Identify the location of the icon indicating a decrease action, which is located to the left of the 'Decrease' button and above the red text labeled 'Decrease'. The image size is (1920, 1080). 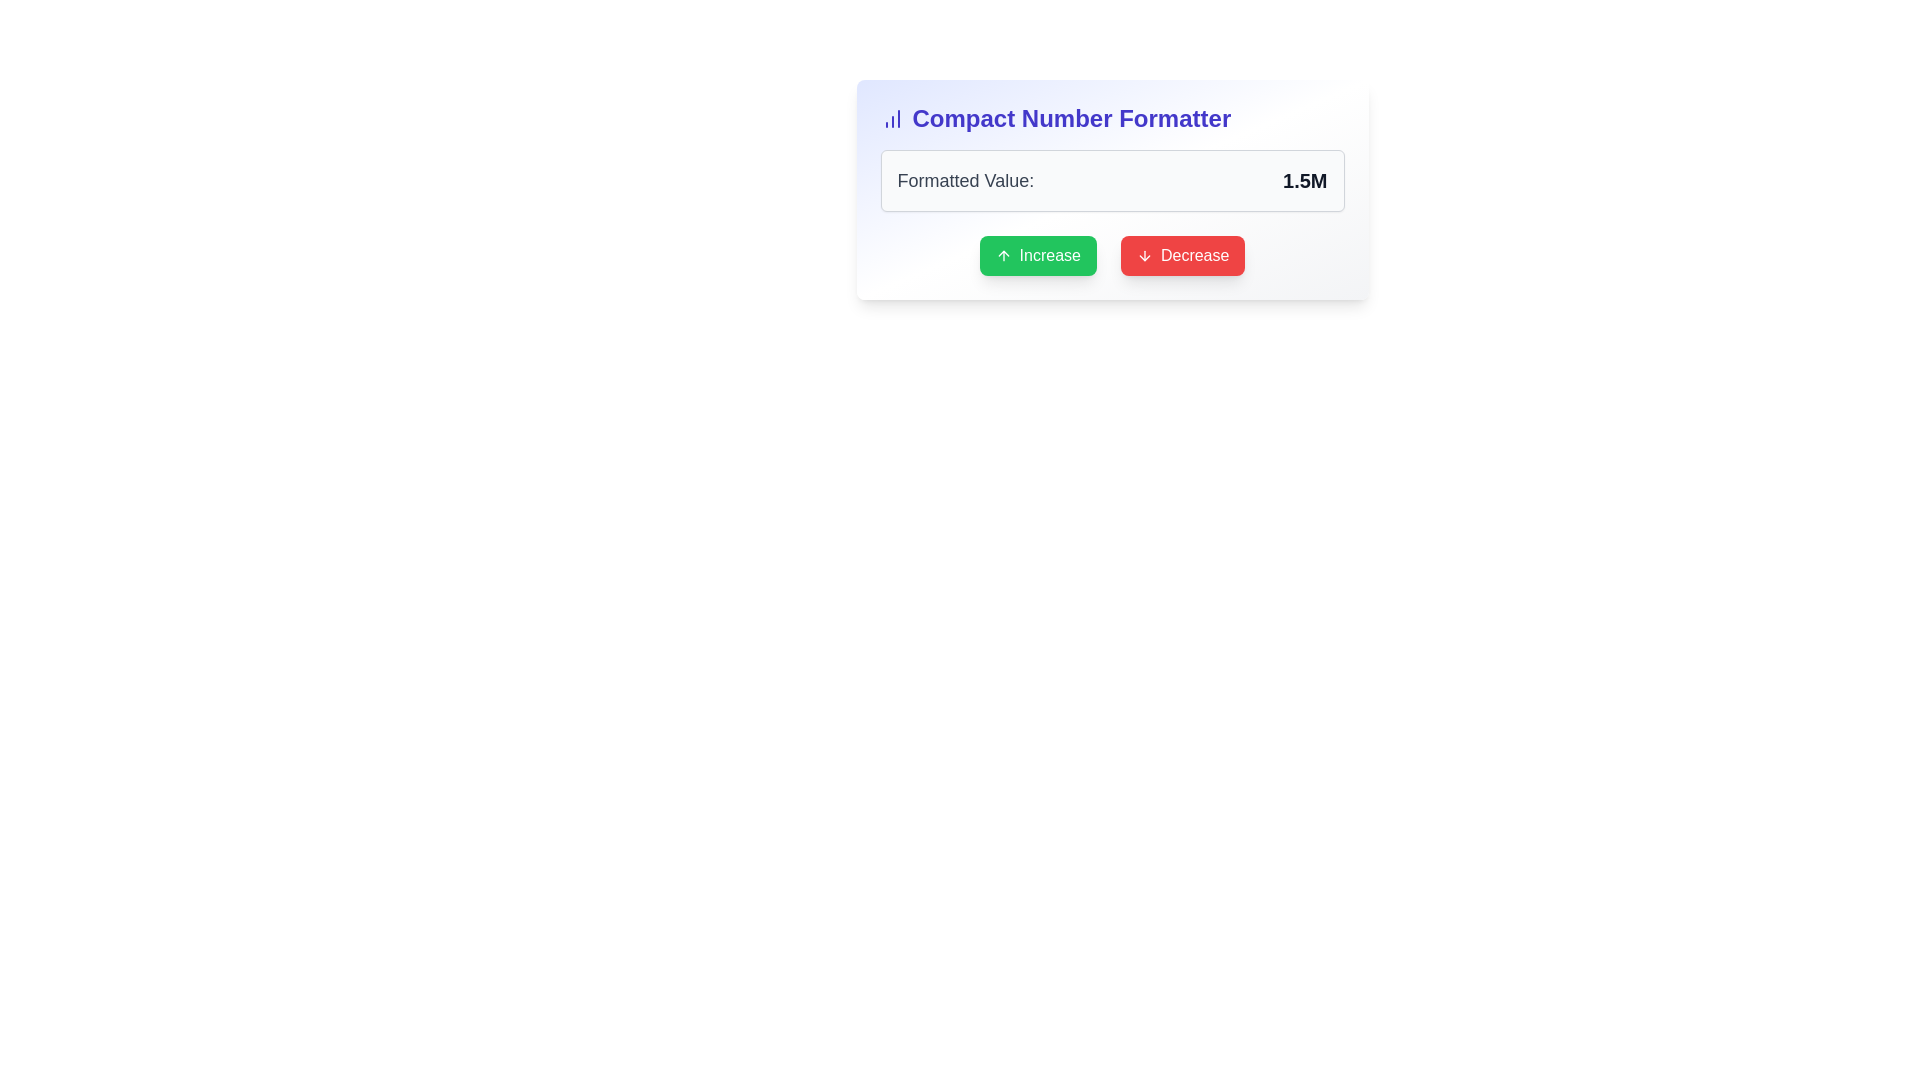
(1144, 254).